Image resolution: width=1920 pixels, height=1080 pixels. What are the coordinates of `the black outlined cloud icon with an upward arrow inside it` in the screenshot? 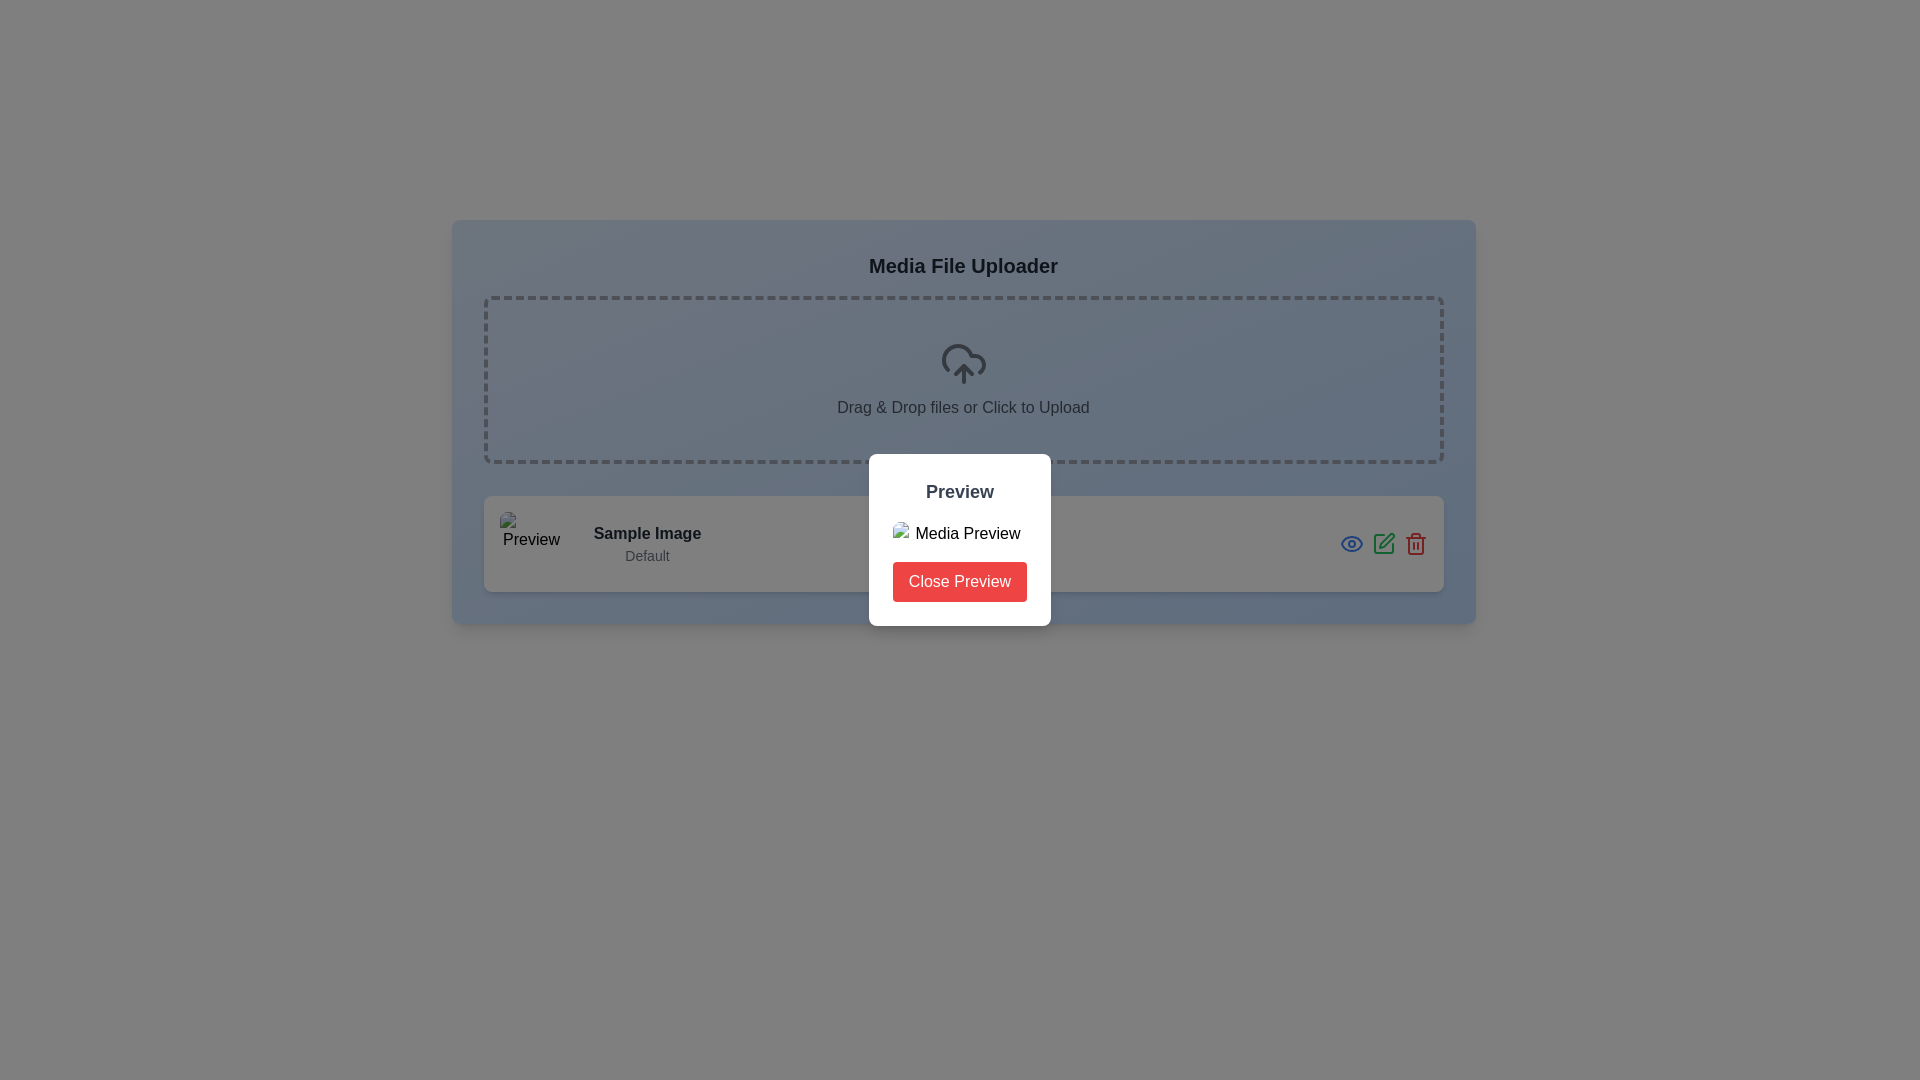 It's located at (963, 363).